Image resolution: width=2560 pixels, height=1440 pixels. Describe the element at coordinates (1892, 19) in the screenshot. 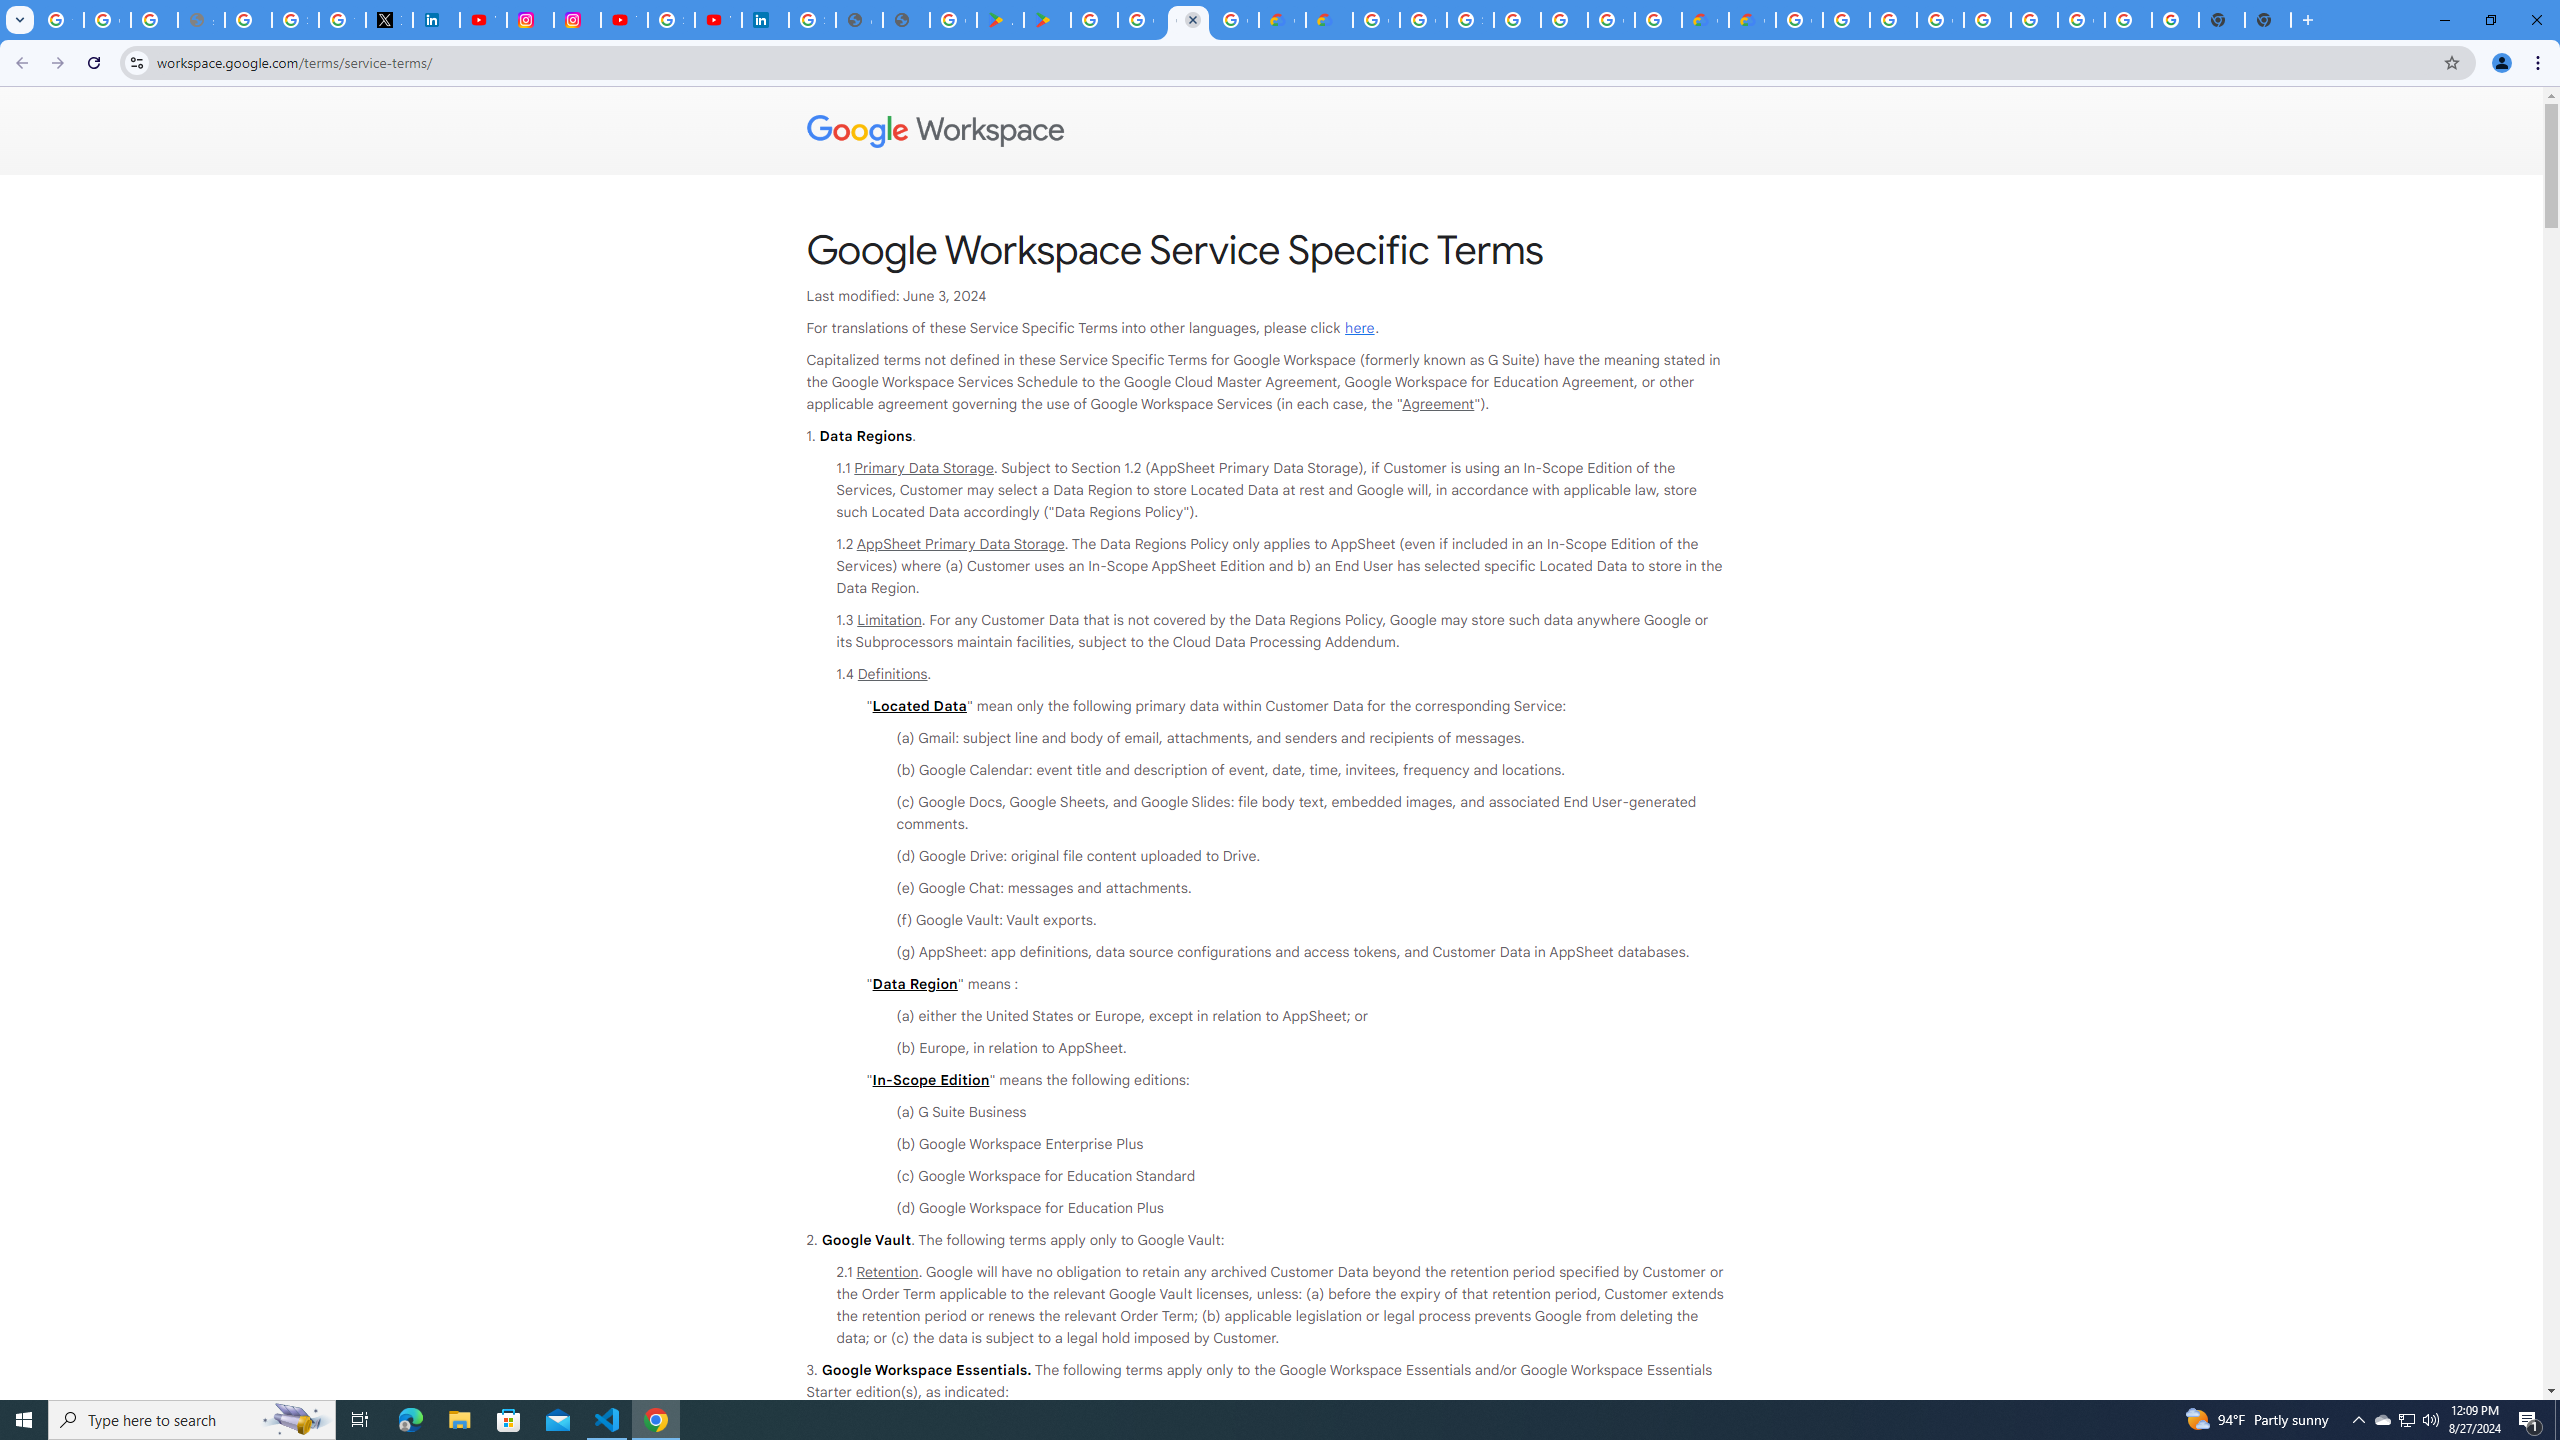

I see `'Browse Chrome as a guest - Computer - Google Chrome Help'` at that location.